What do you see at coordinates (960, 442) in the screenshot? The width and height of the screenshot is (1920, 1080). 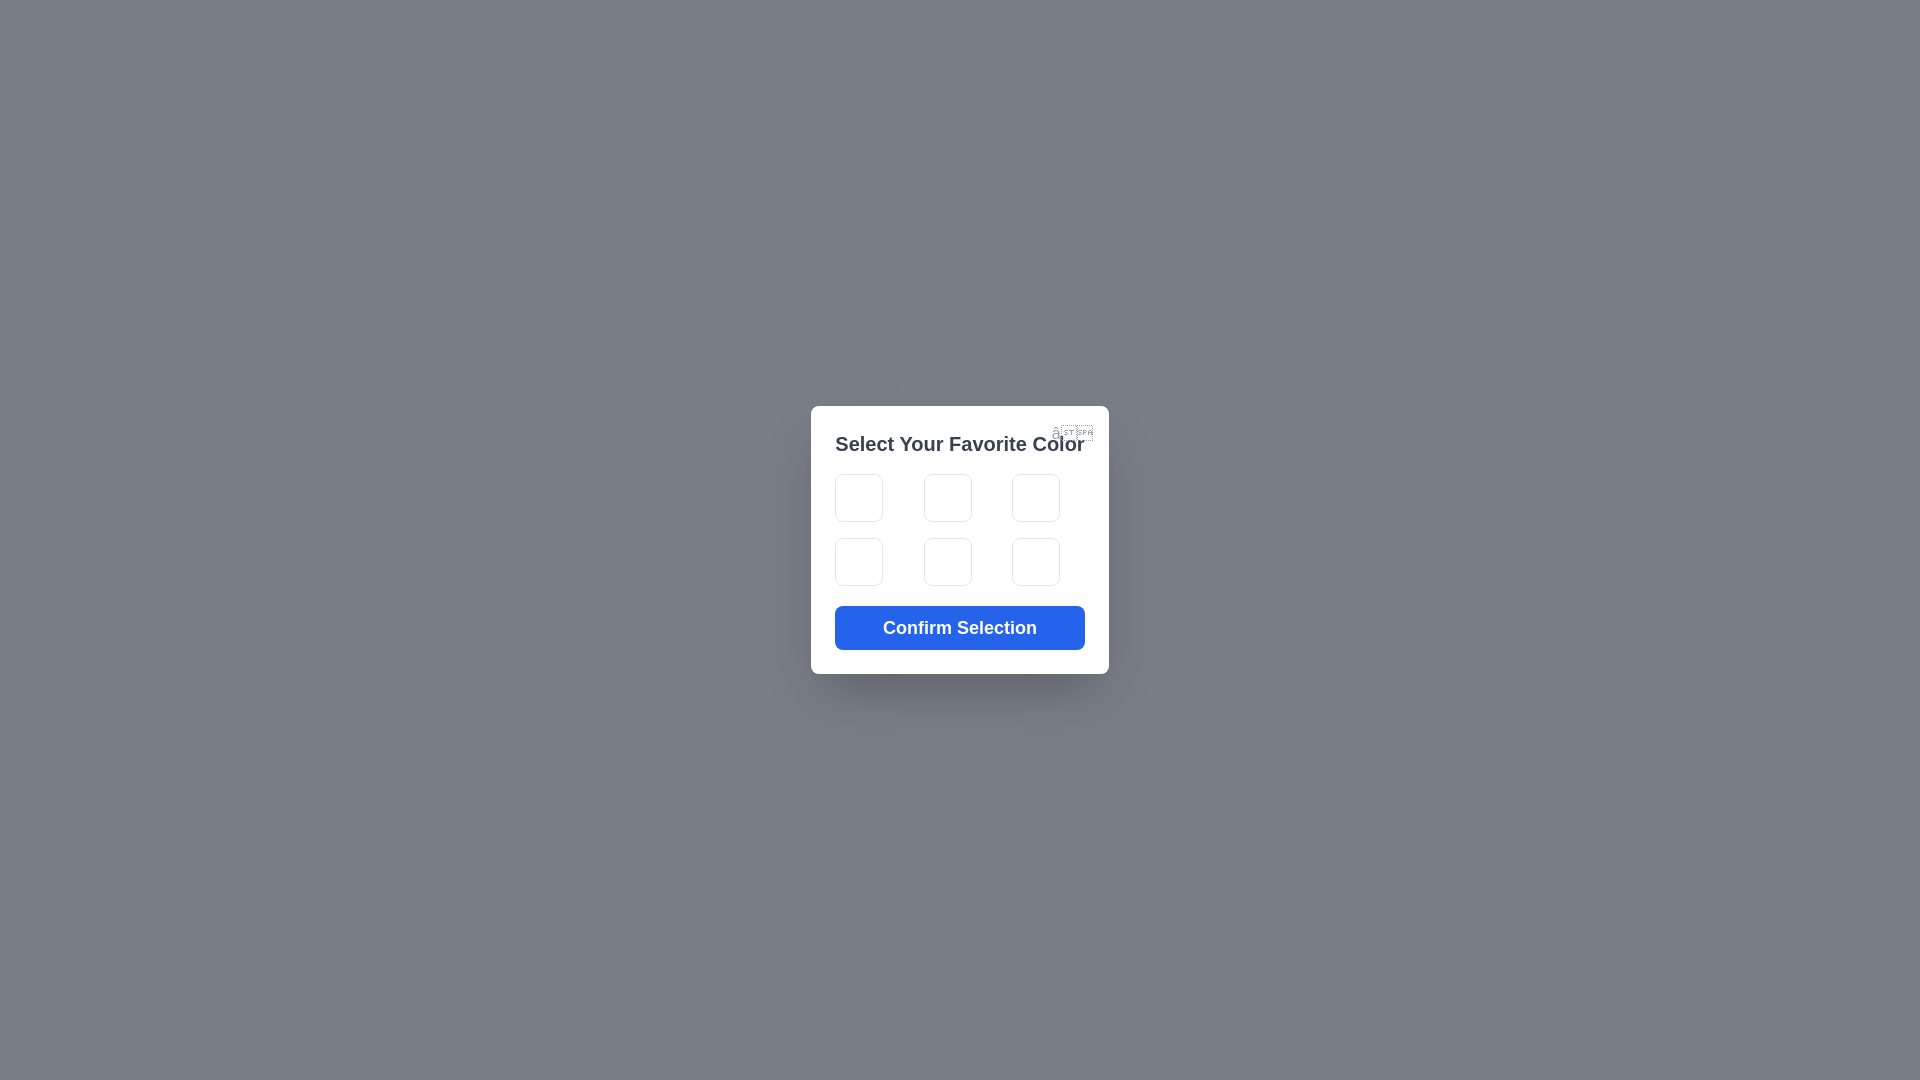 I see `the title and read the instructions displayed` at bounding box center [960, 442].